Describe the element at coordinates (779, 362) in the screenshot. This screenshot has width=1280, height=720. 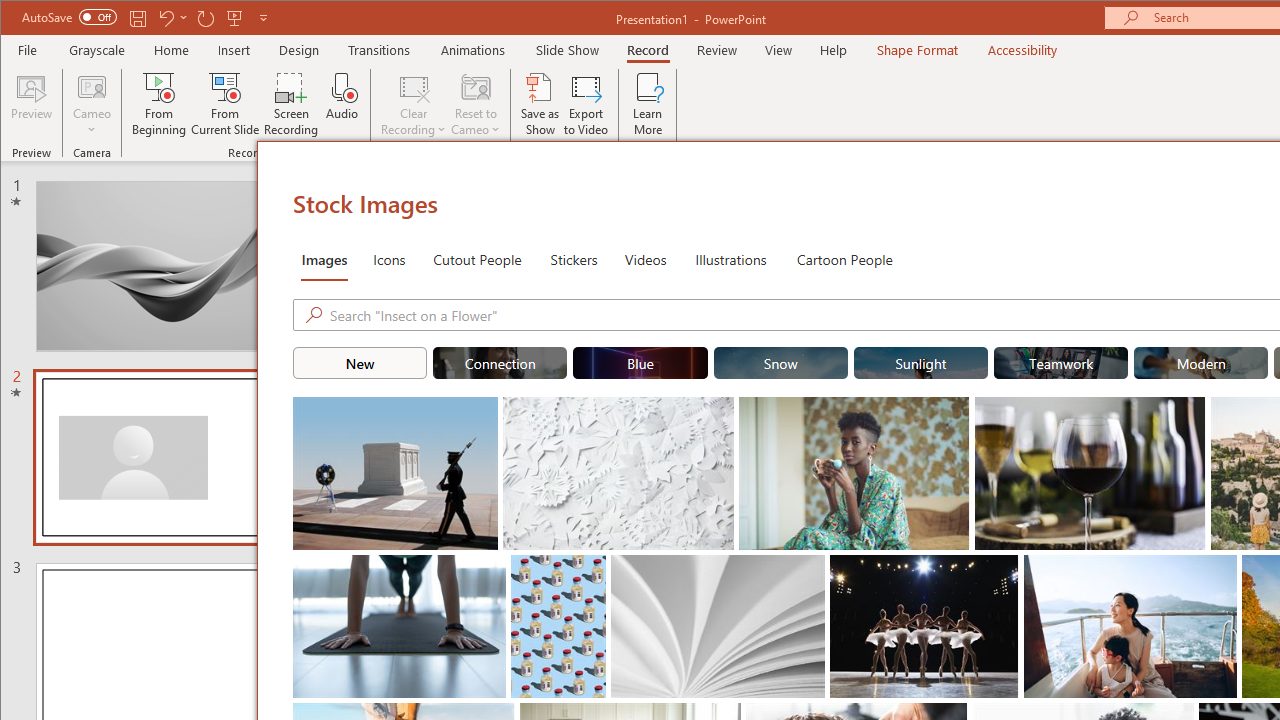
I see `'"Snow" Stock Images.'` at that location.